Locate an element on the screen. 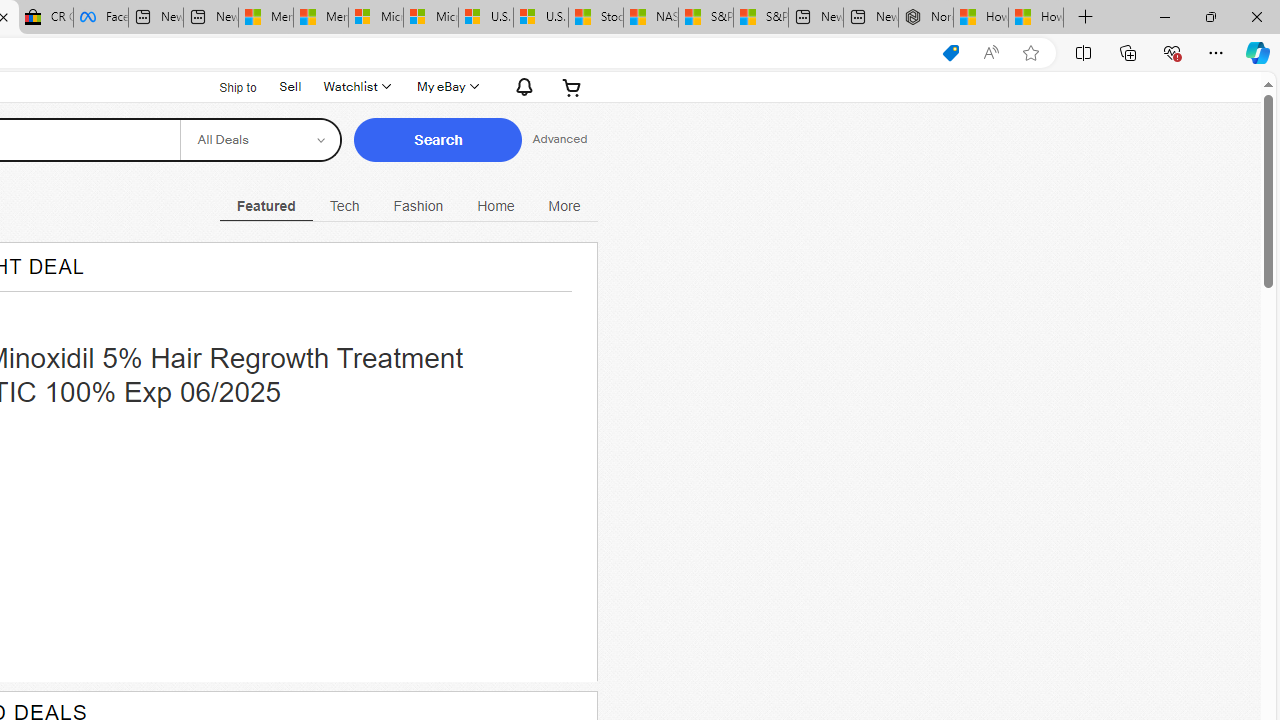 Image resolution: width=1280 pixels, height=720 pixels. 'Split screen' is located at coordinates (1082, 51).